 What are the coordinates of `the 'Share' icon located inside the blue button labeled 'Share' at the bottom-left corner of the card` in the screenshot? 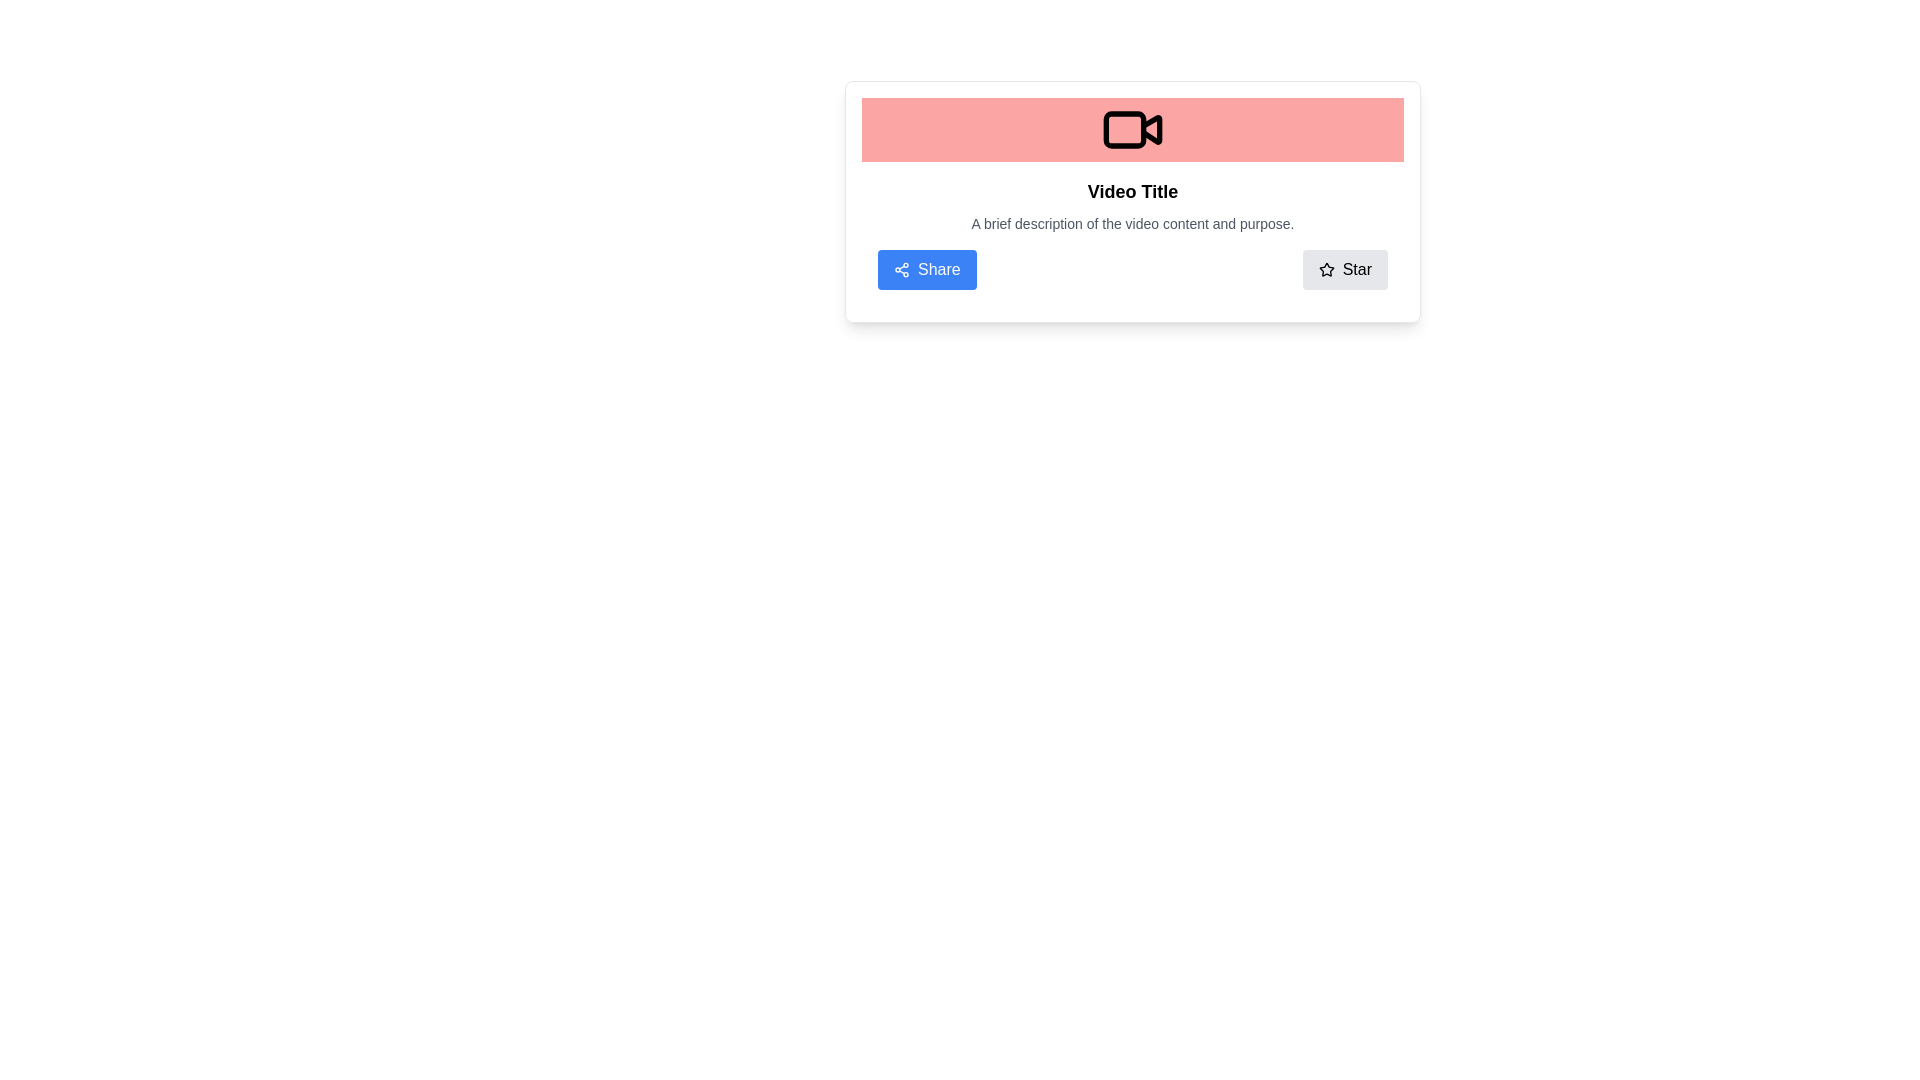 It's located at (901, 270).